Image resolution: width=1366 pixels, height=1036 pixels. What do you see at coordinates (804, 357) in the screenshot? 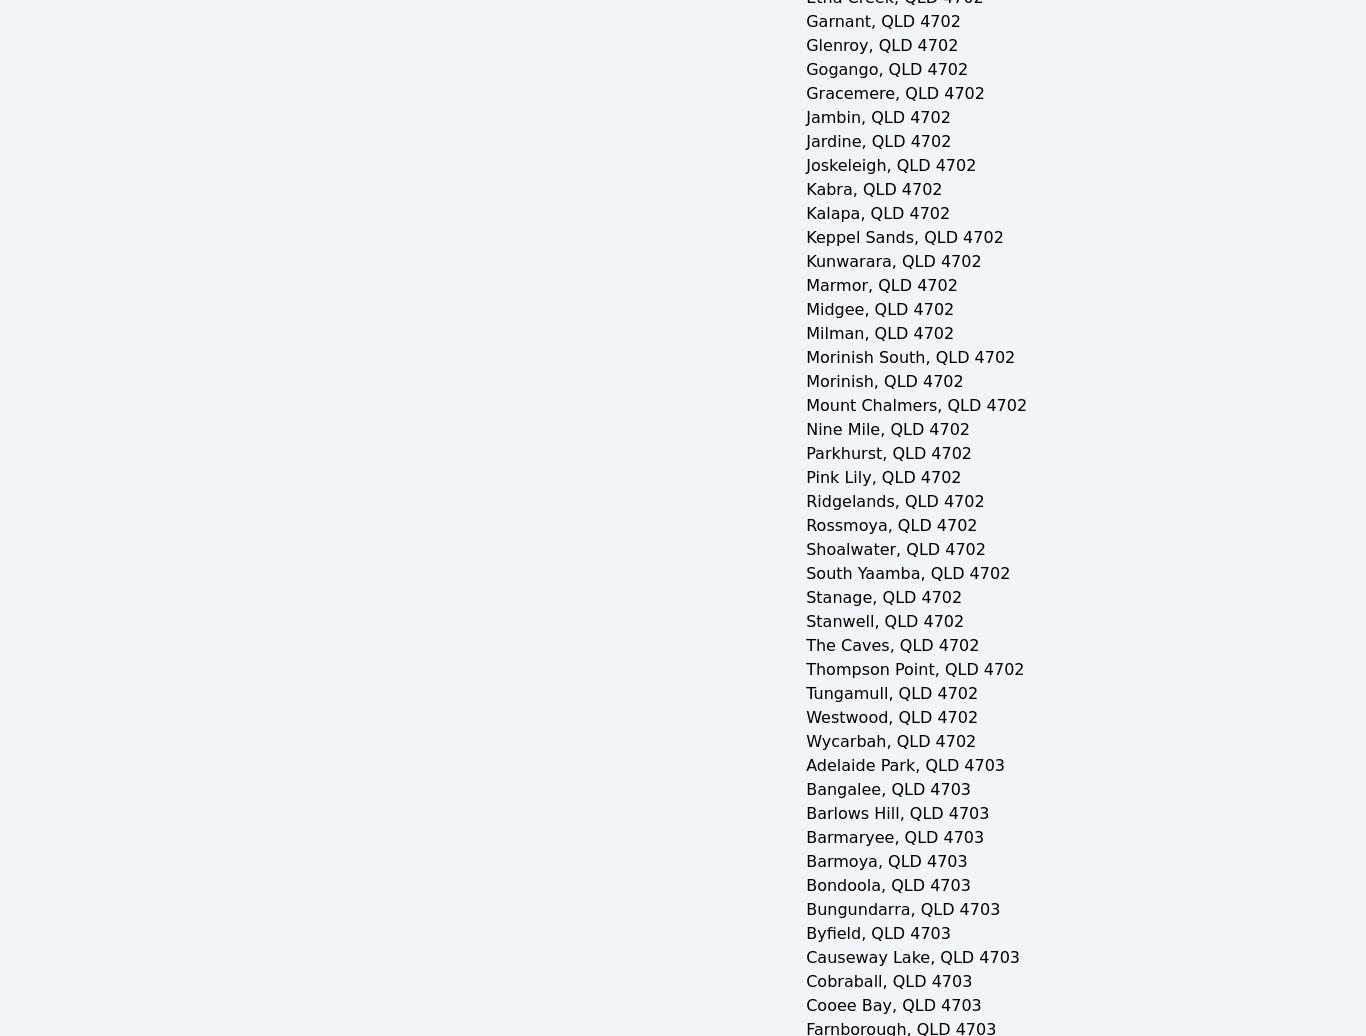
I see `'Morinish South, QLD 4702'` at bounding box center [804, 357].